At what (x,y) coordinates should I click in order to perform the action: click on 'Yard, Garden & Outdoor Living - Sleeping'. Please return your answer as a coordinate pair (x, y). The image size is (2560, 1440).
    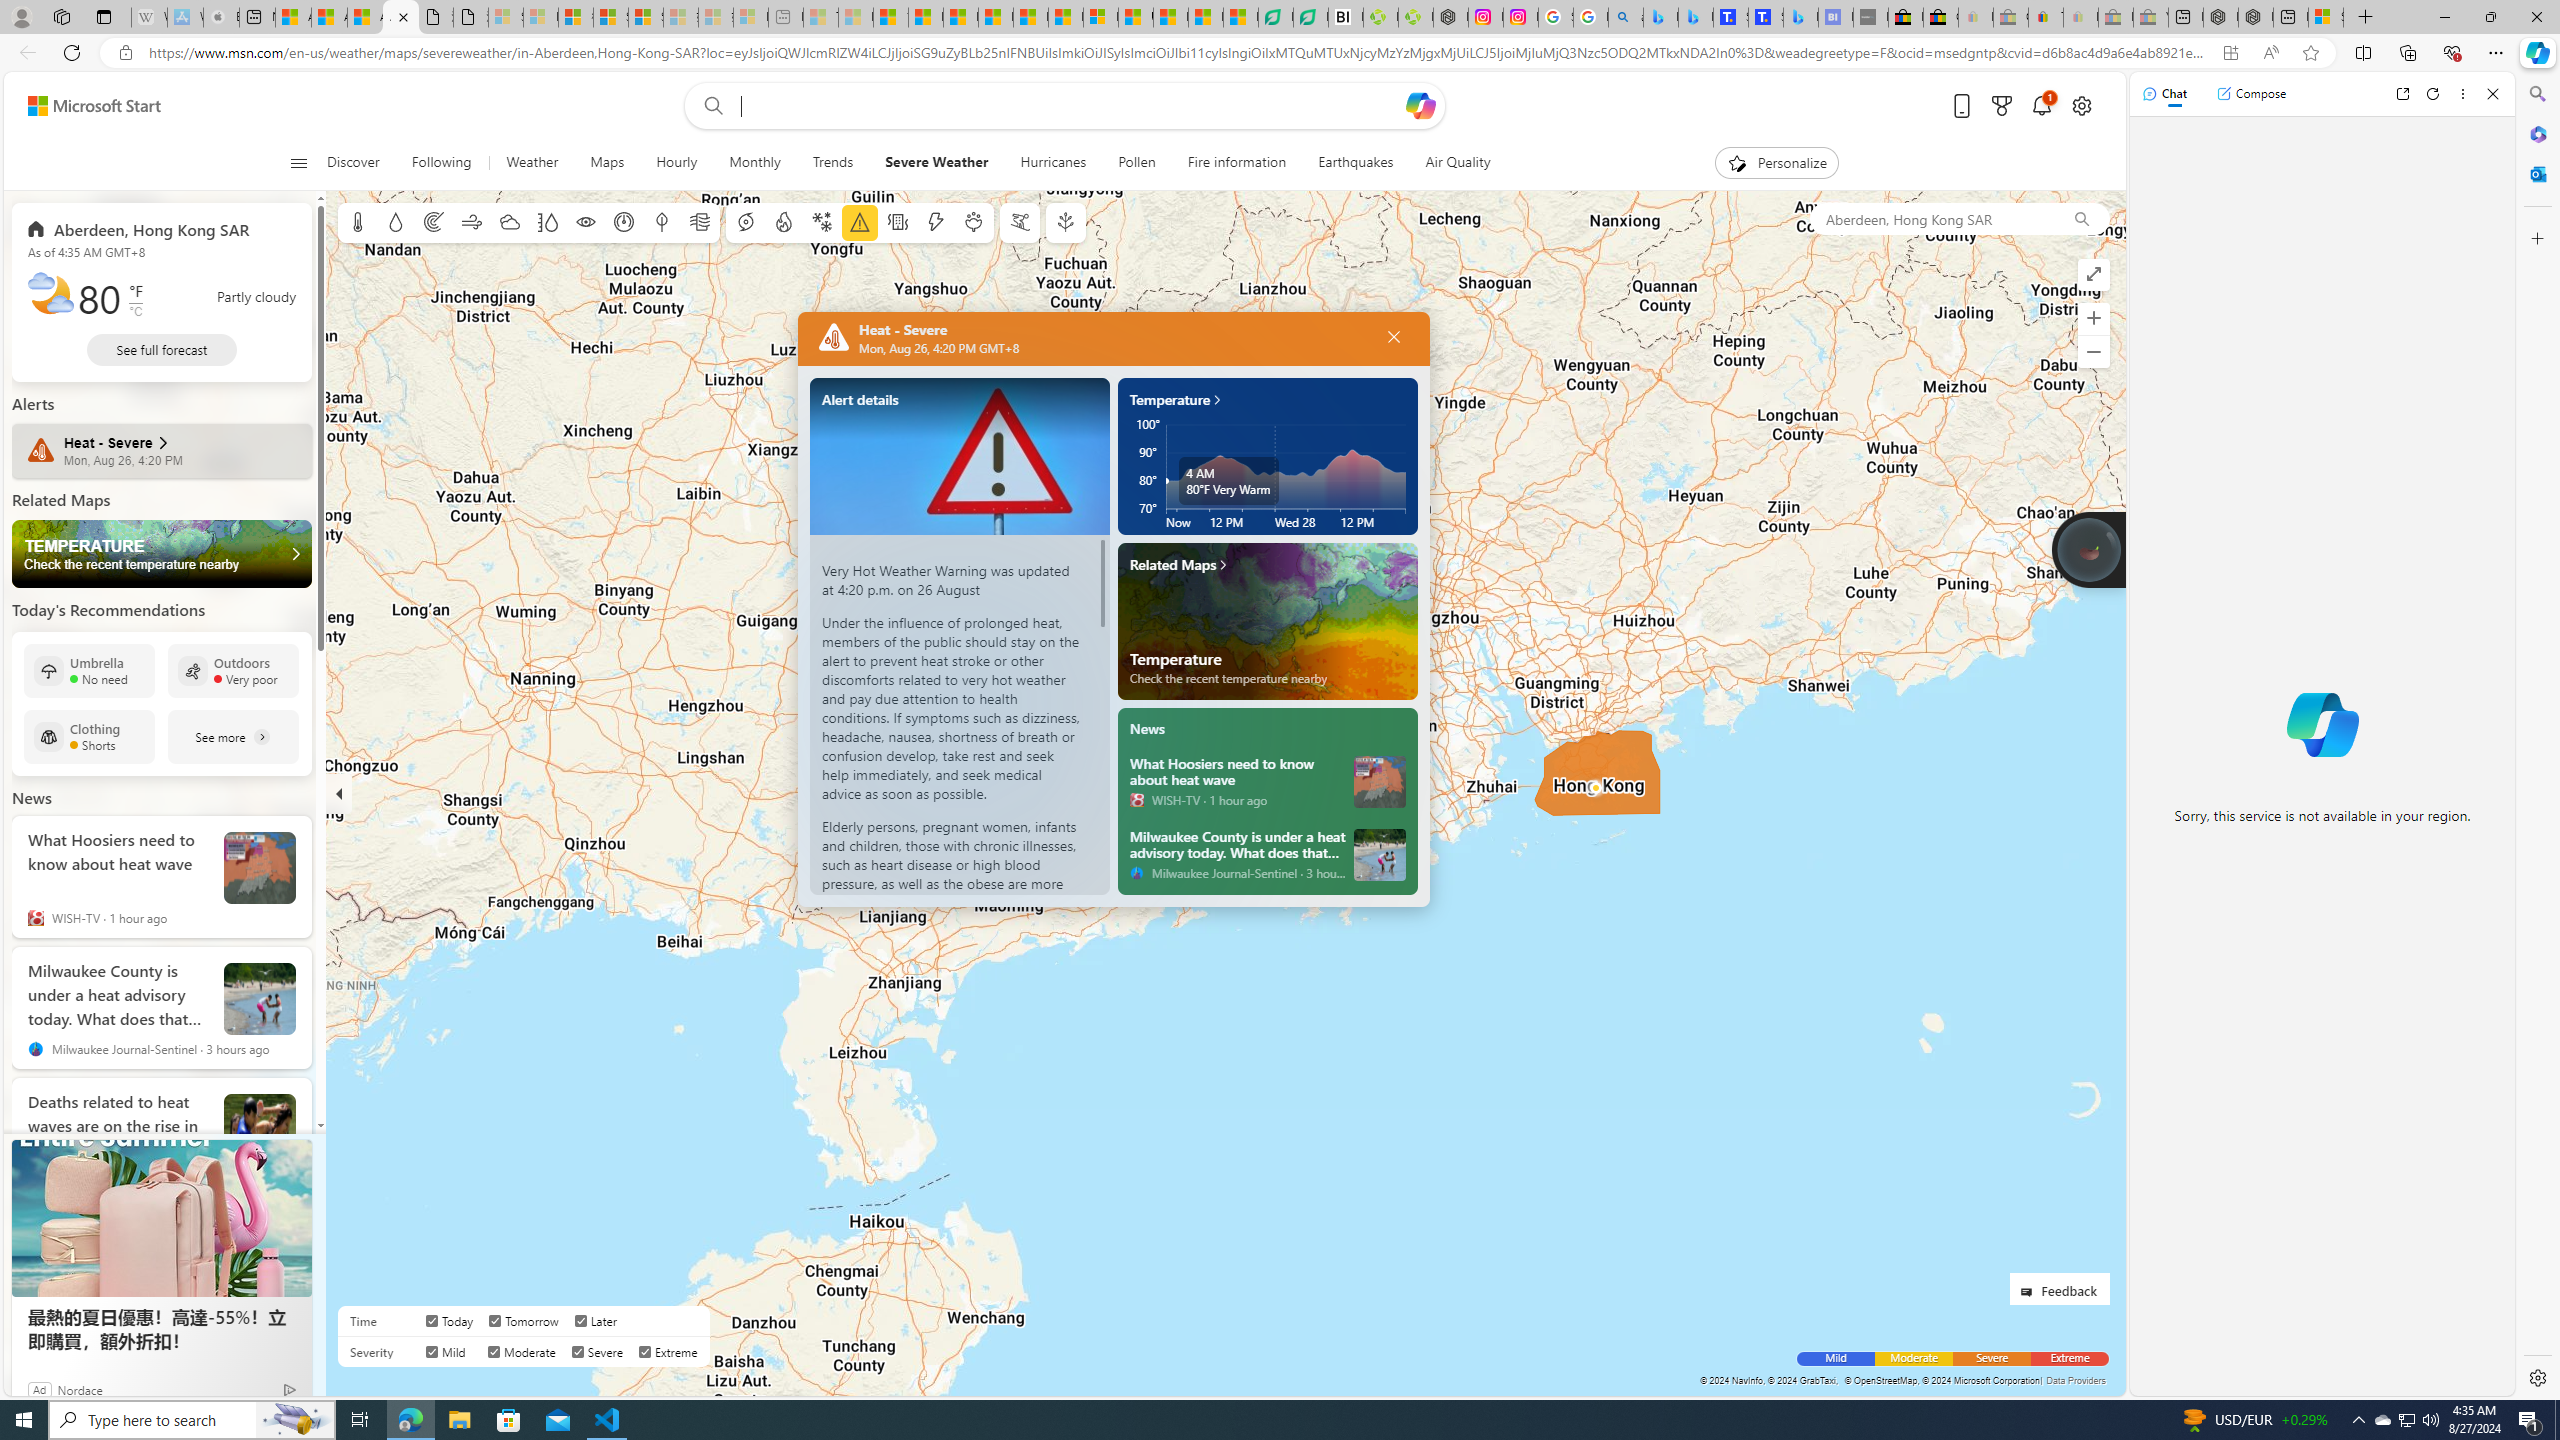
    Looking at the image, I should click on (2149, 16).